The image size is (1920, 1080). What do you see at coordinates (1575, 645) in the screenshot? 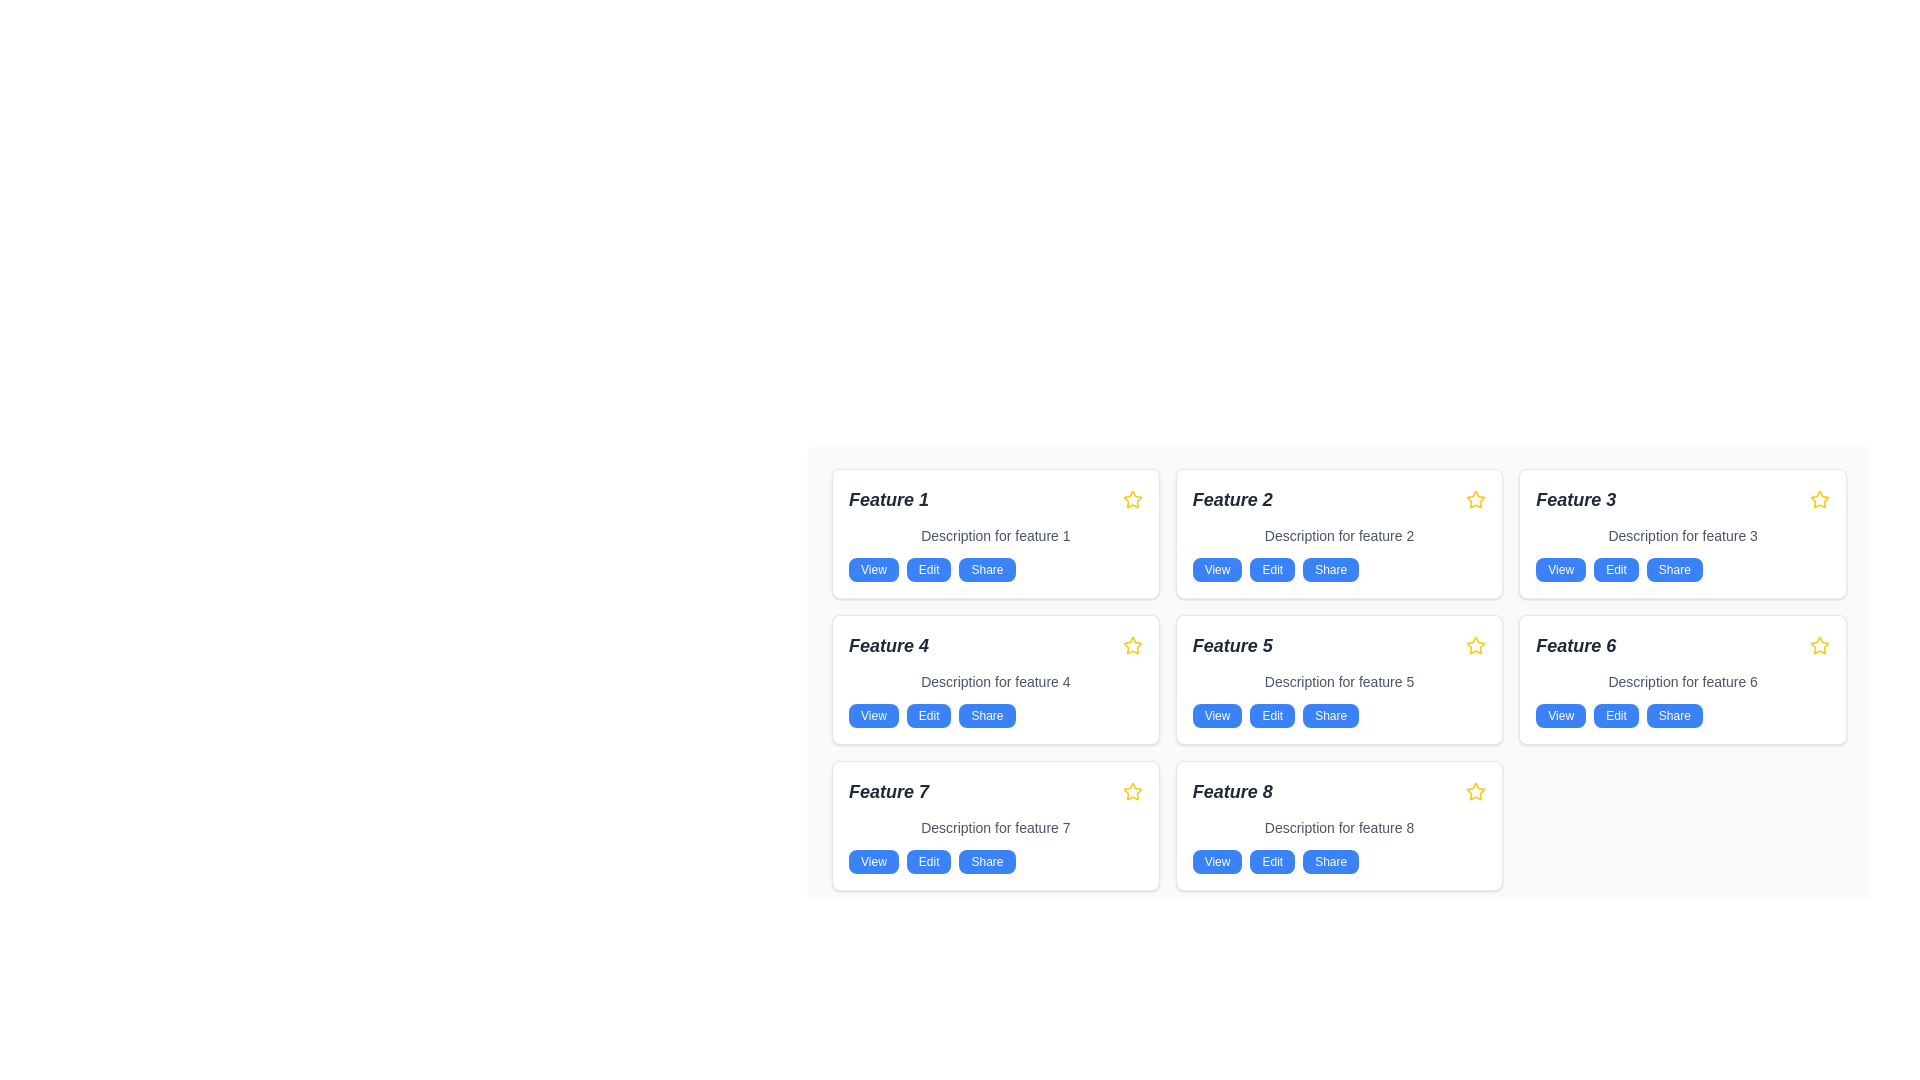
I see `the 'Feature 6' text label` at bounding box center [1575, 645].